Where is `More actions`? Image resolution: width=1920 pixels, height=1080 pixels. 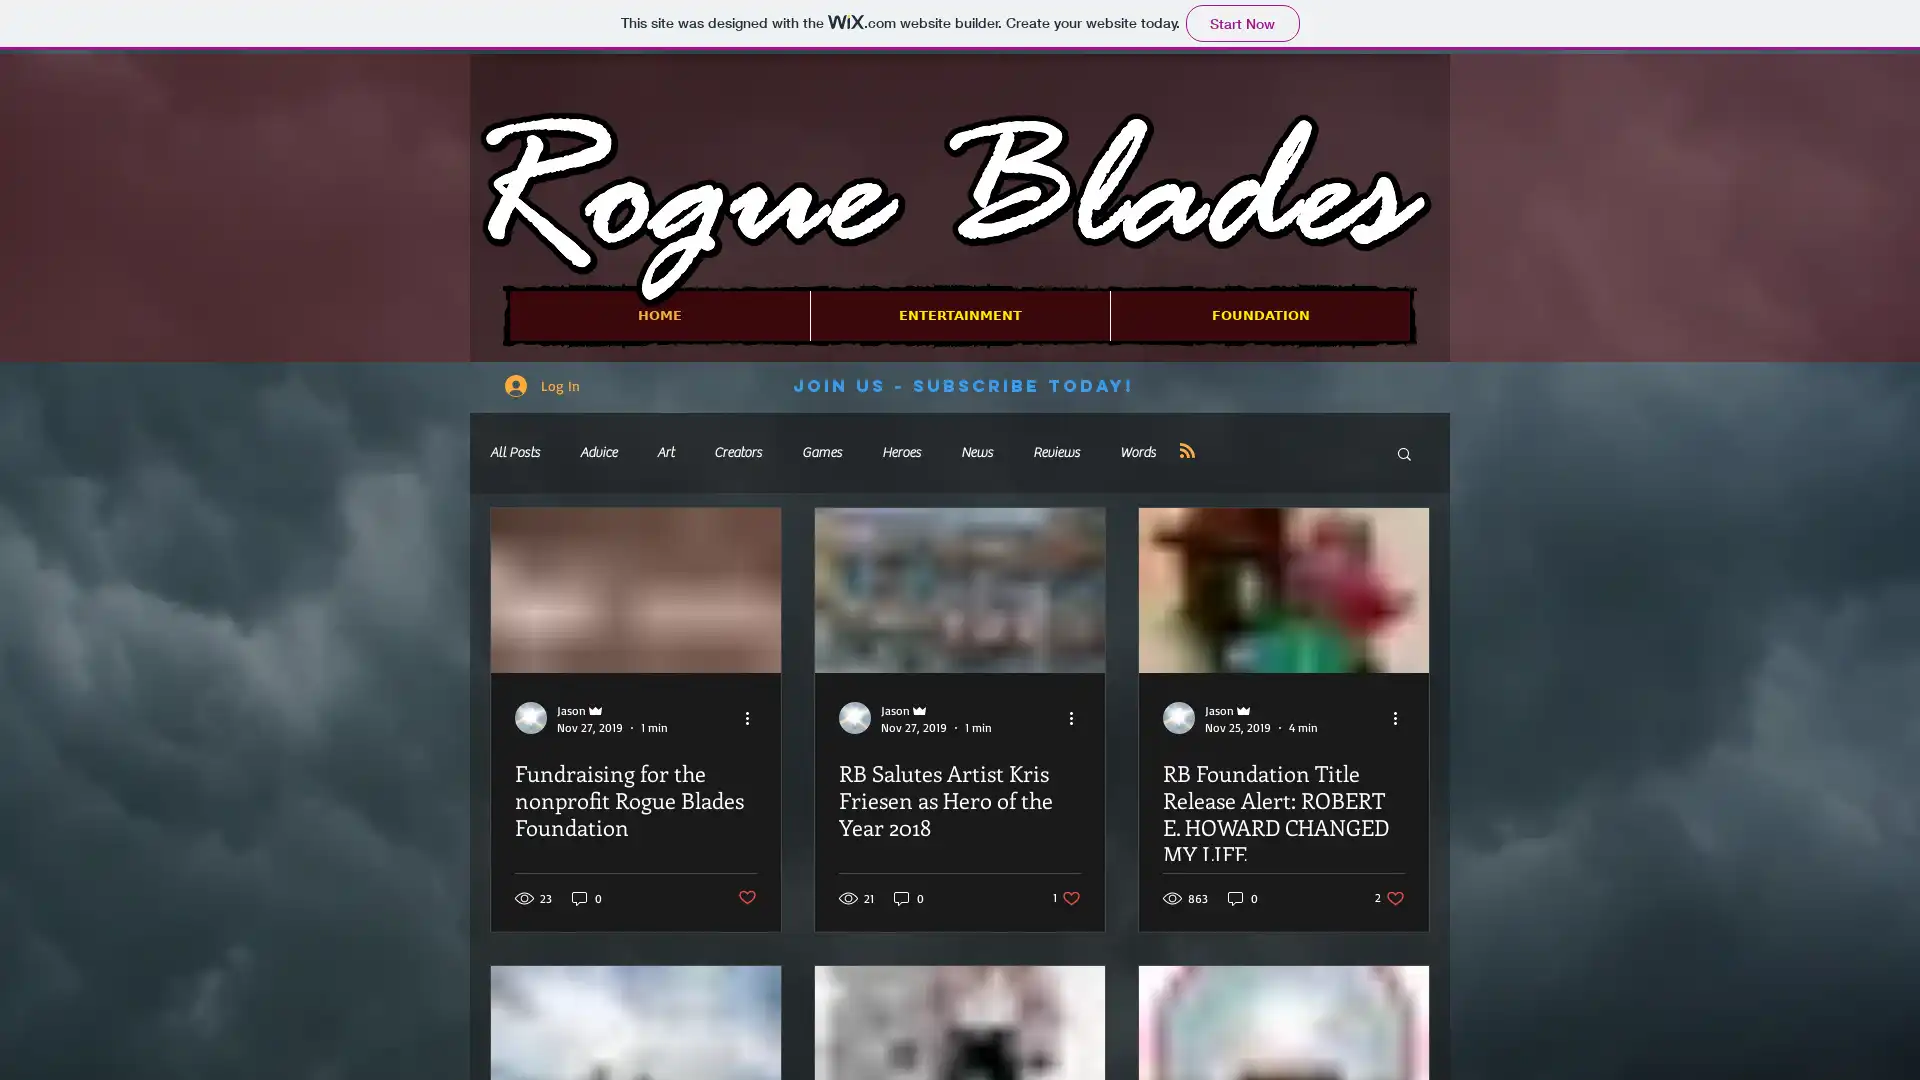
More actions is located at coordinates (1400, 716).